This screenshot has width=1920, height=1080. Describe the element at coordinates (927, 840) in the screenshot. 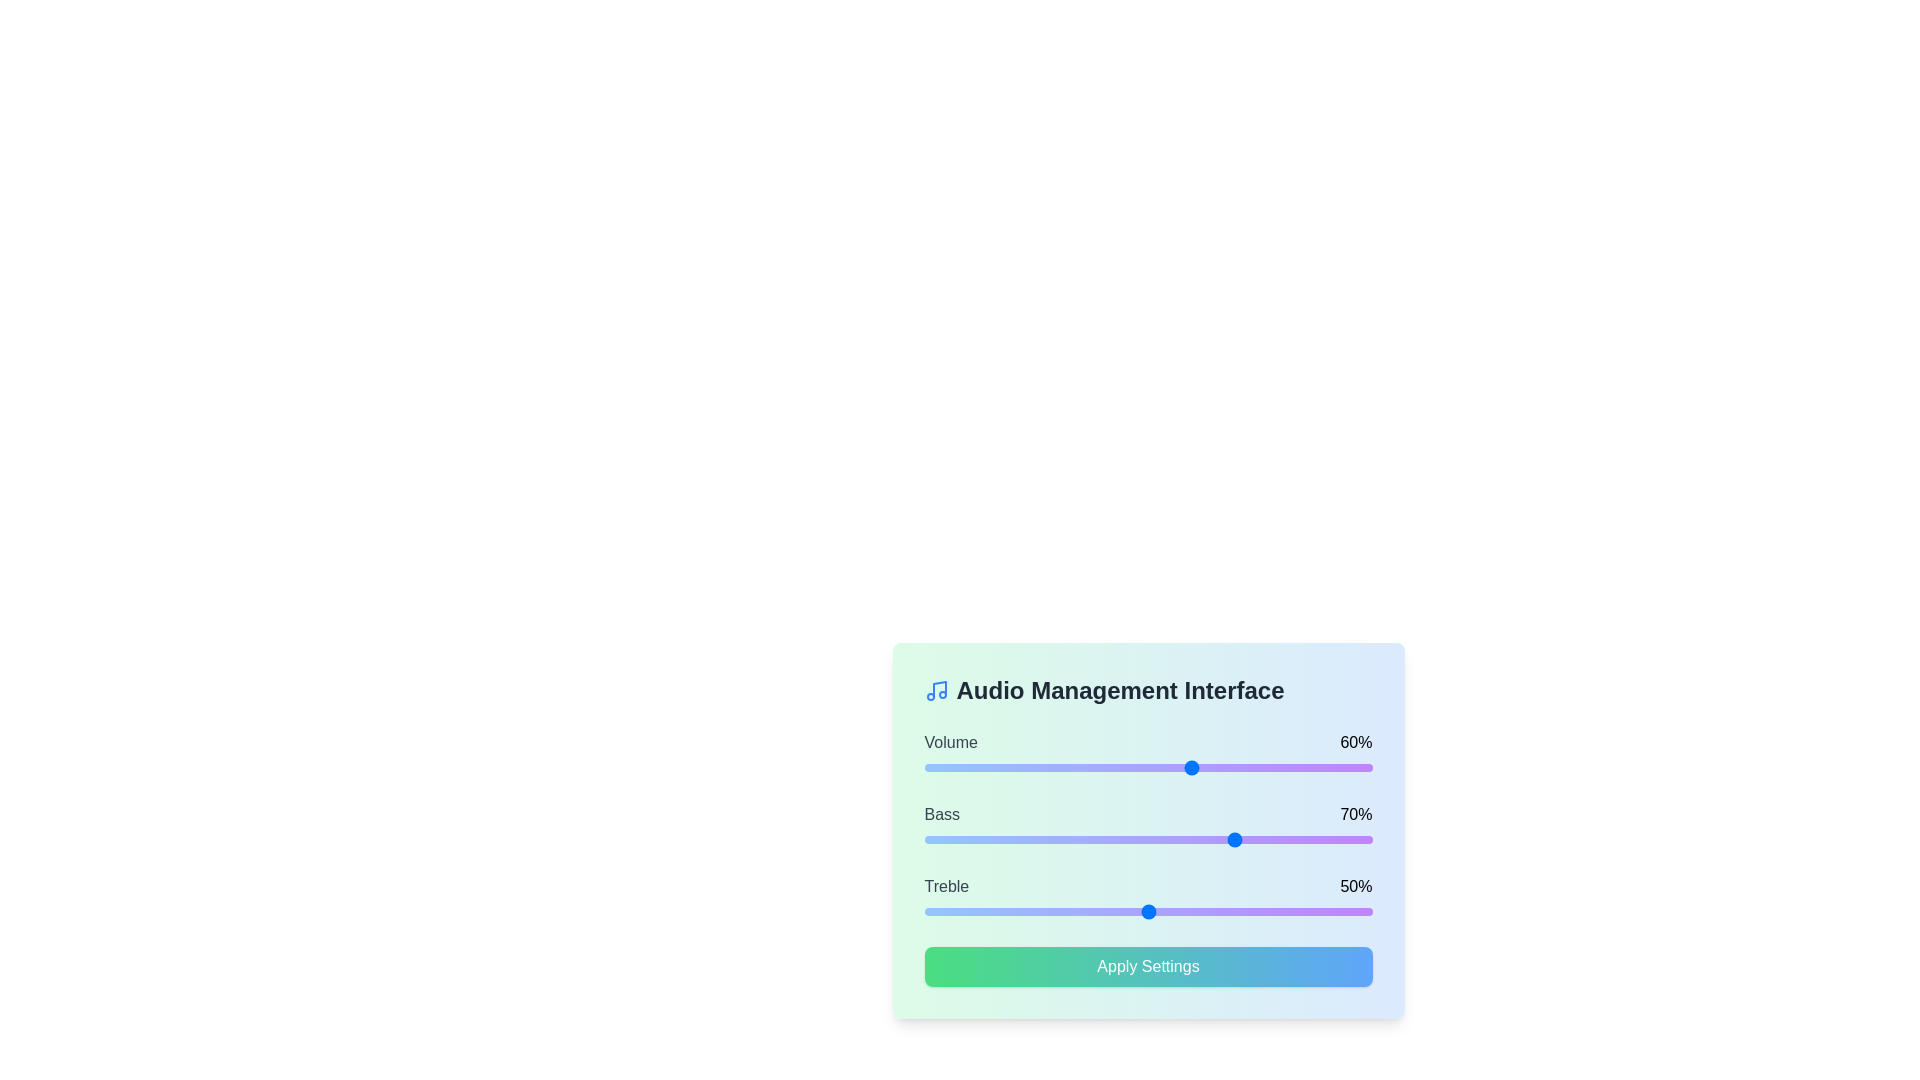

I see `the slider` at that location.